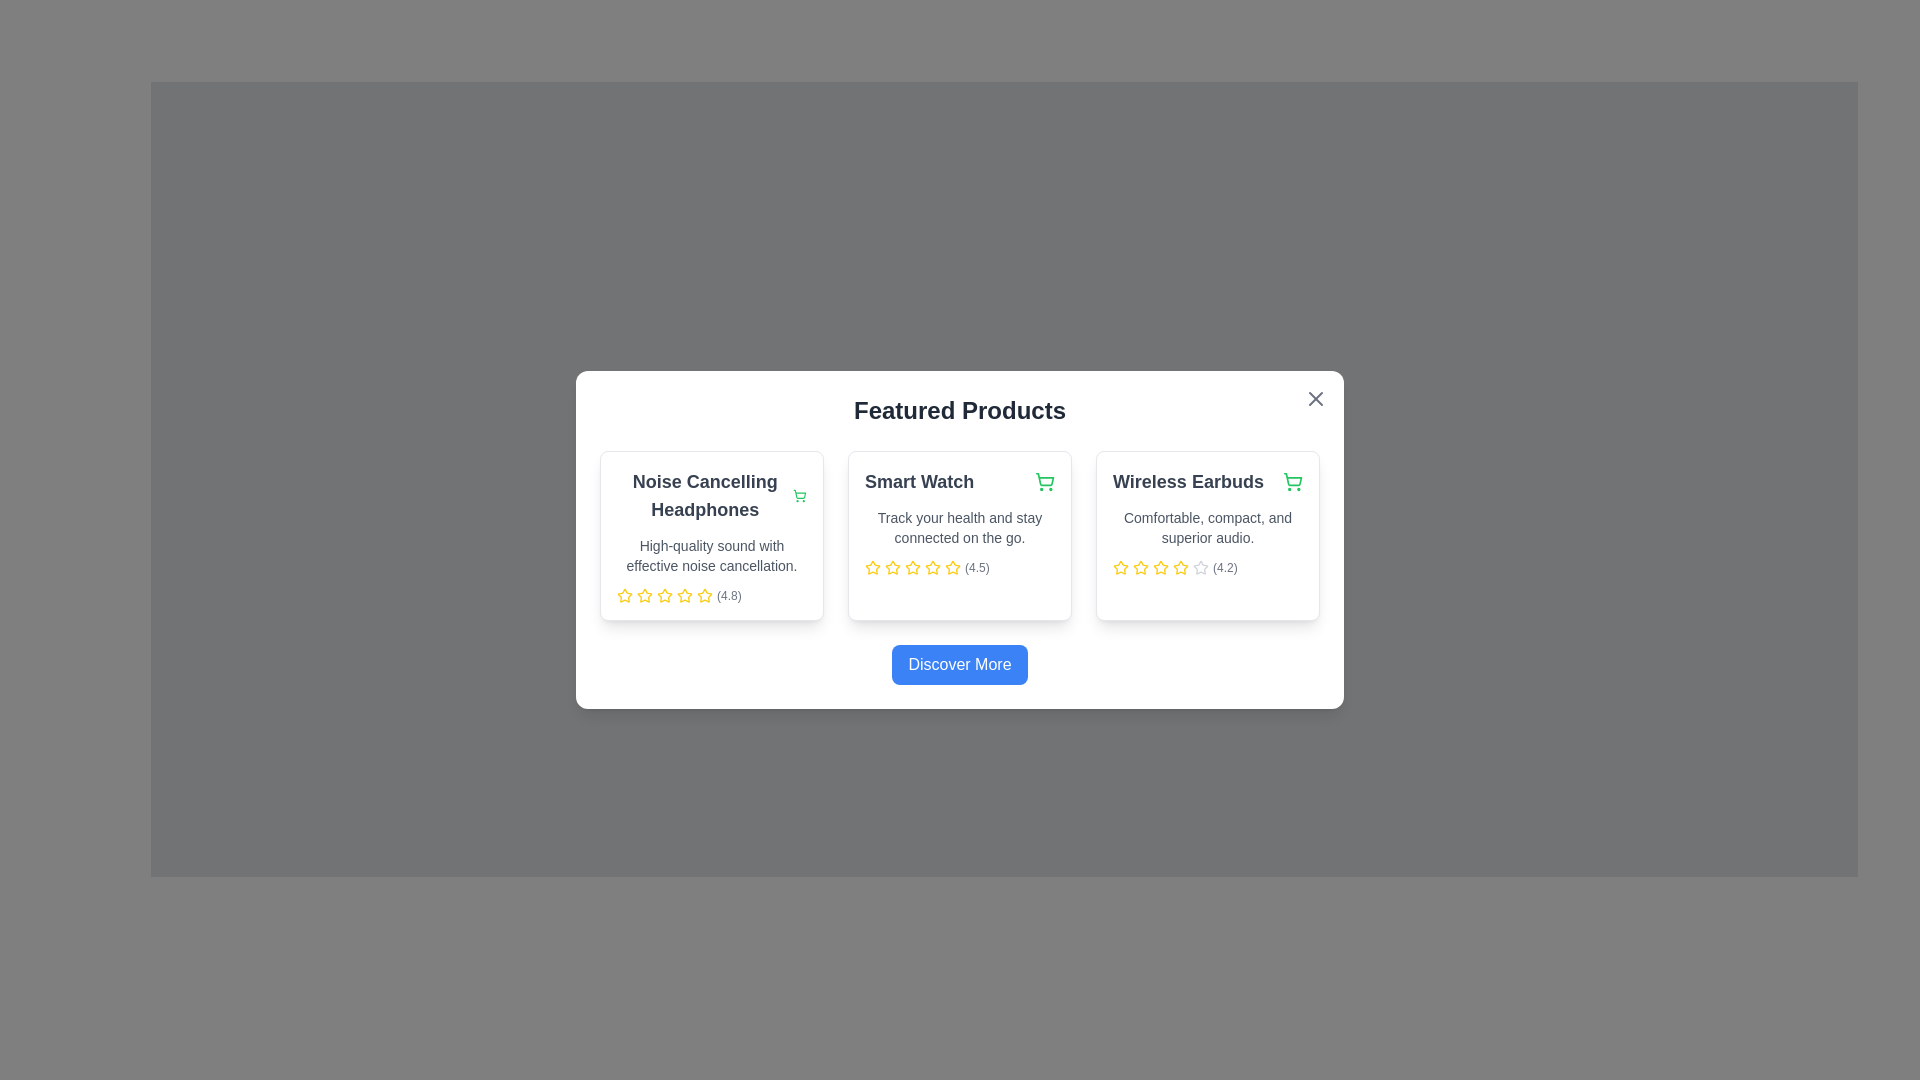 The height and width of the screenshot is (1080, 1920). Describe the element at coordinates (1200, 567) in the screenshot. I see `the fifth and last gray-colored star icon in the five-star rating row under the 'Wireless Earbuds' product description` at that location.